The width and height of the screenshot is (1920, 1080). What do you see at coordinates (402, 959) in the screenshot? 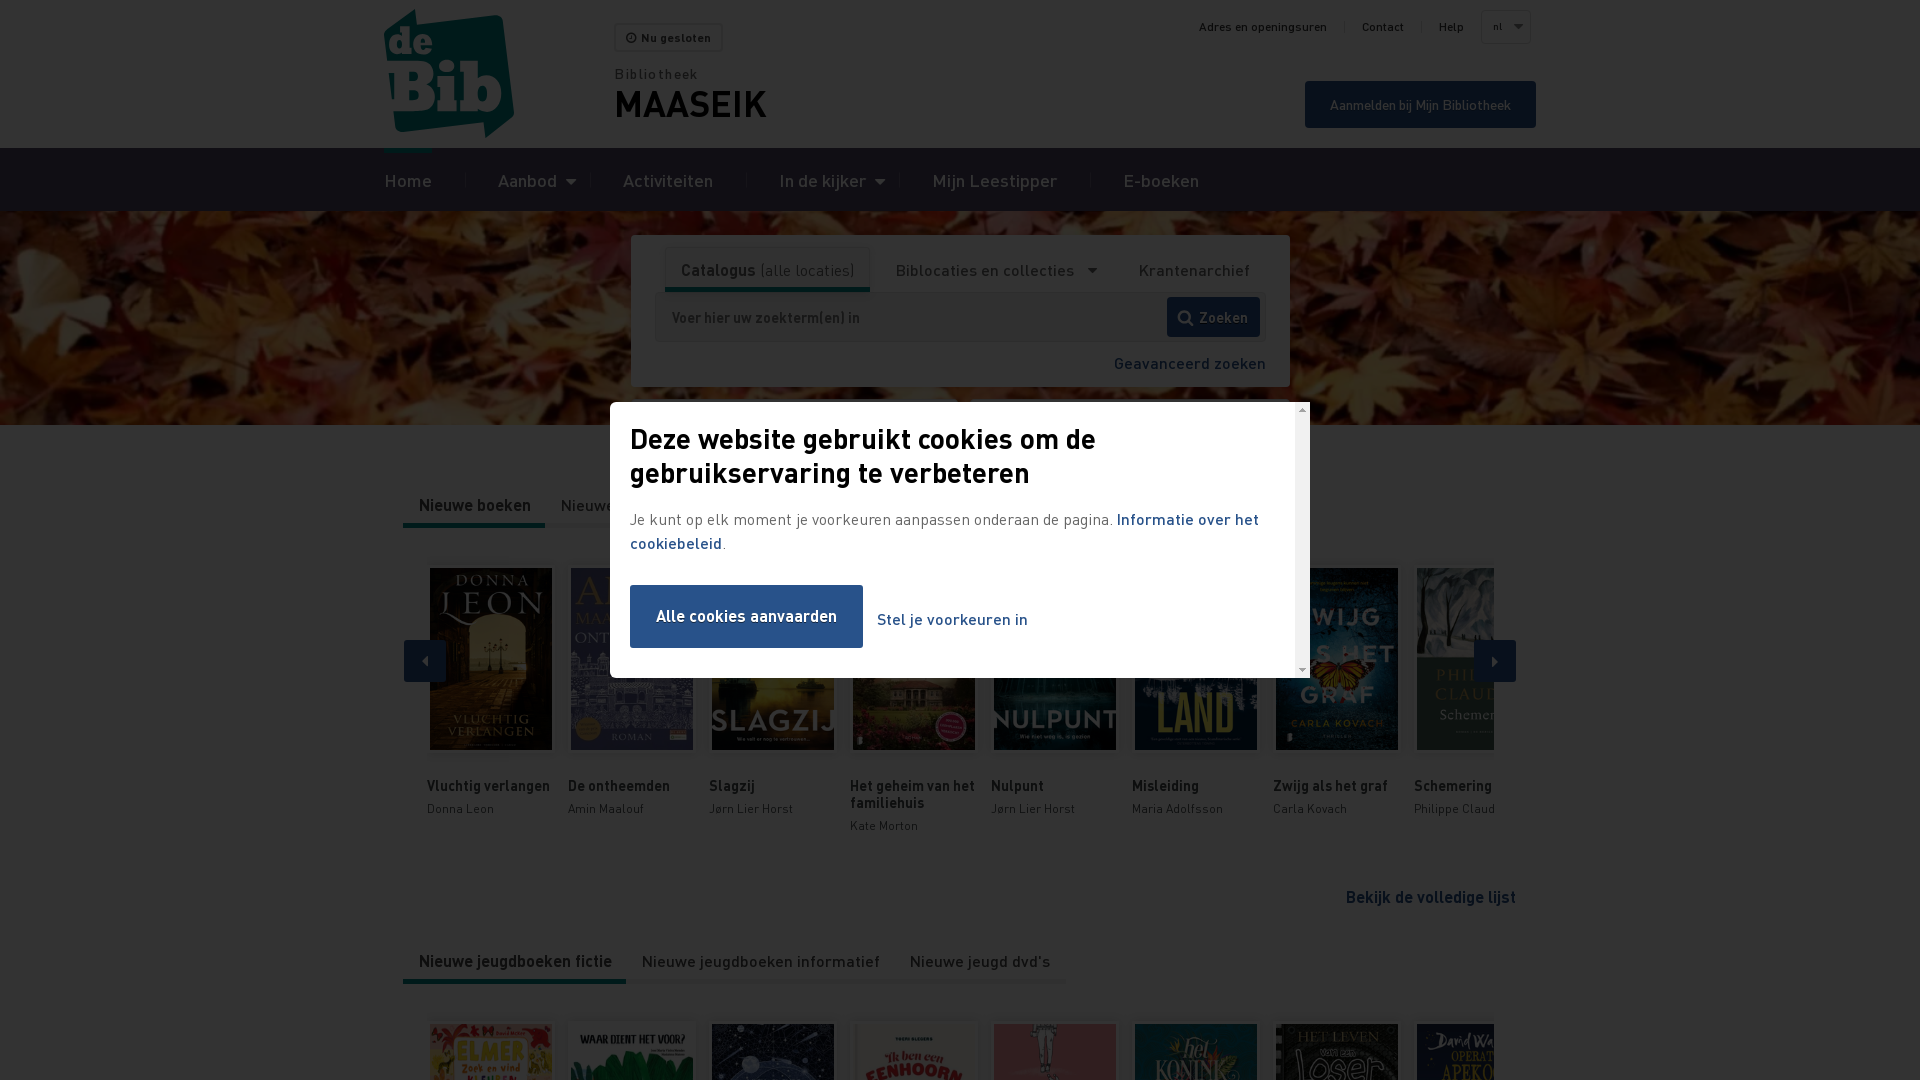
I see `'Nieuwe jeugdboeken fictie'` at bounding box center [402, 959].